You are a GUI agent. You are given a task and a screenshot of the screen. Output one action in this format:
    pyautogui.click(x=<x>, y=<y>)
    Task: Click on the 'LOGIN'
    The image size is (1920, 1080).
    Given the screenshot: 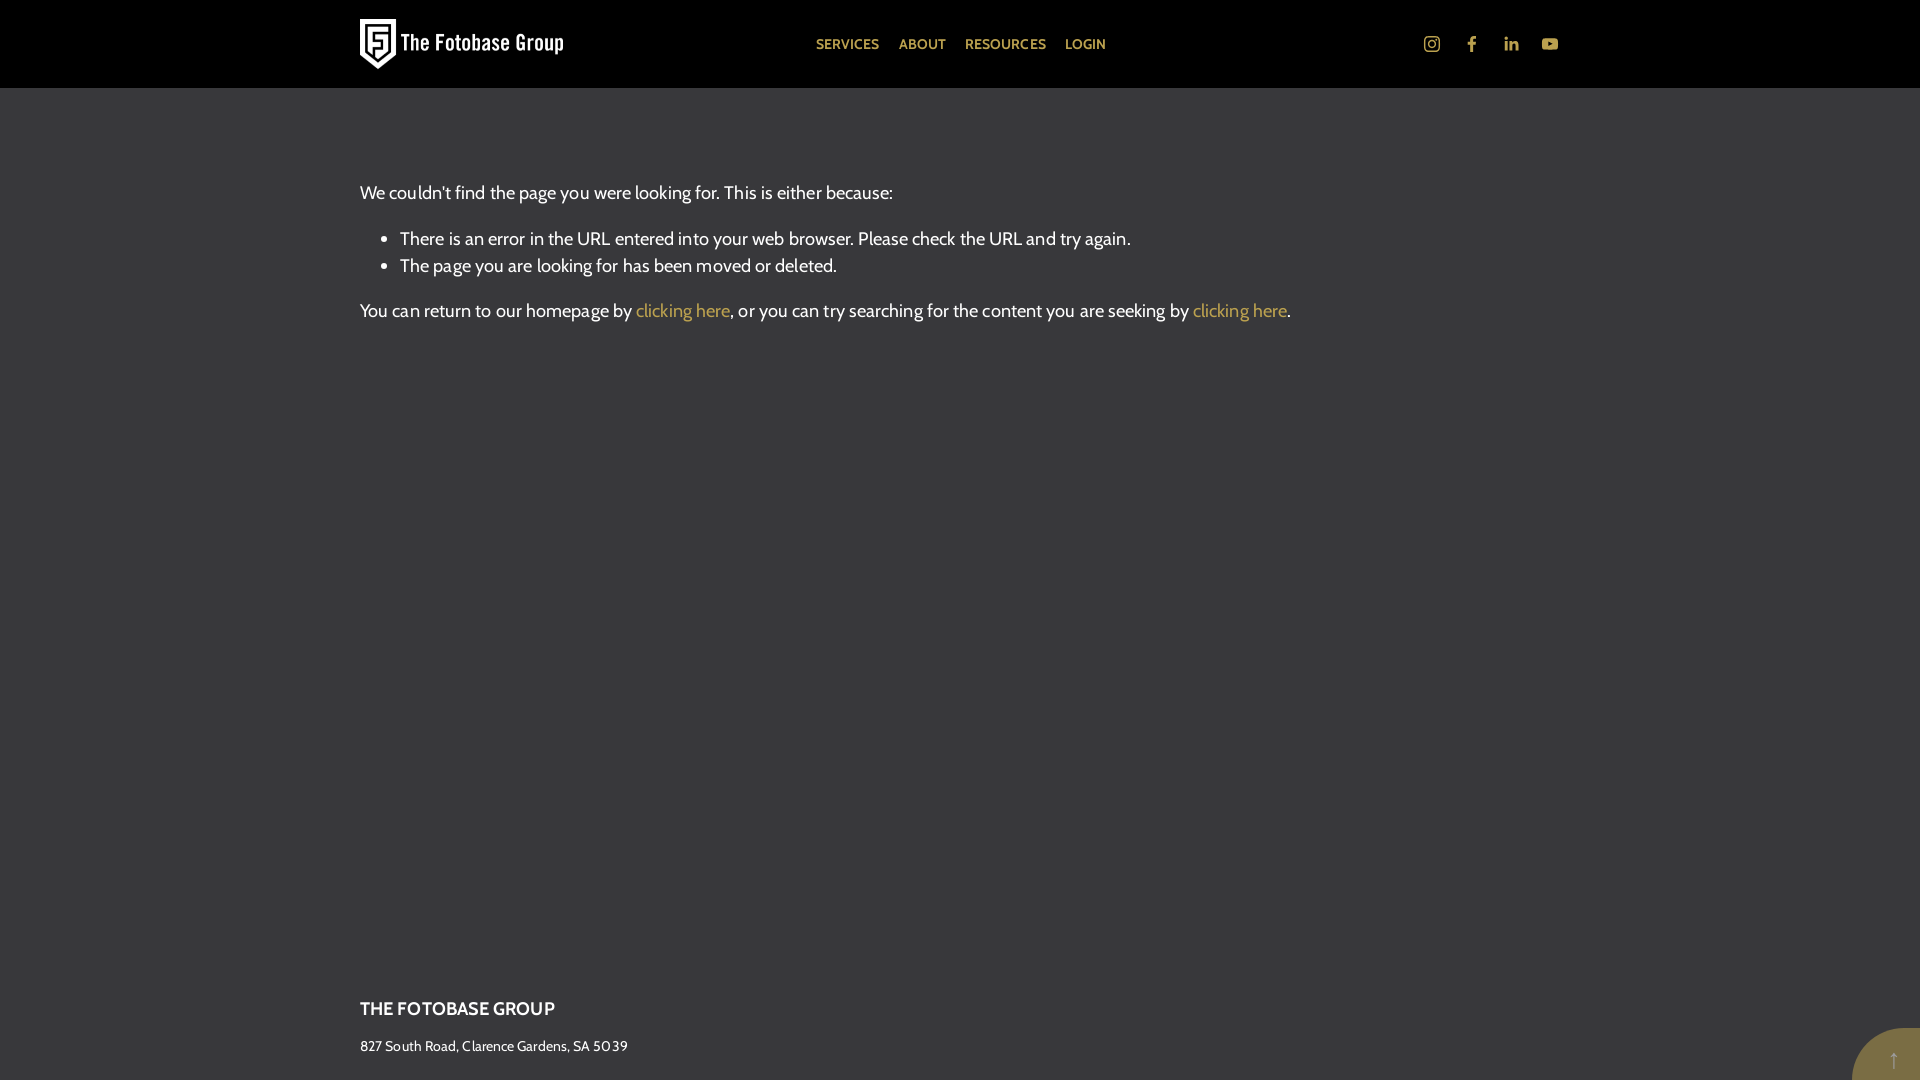 What is the action you would take?
    pyautogui.click(x=1084, y=43)
    